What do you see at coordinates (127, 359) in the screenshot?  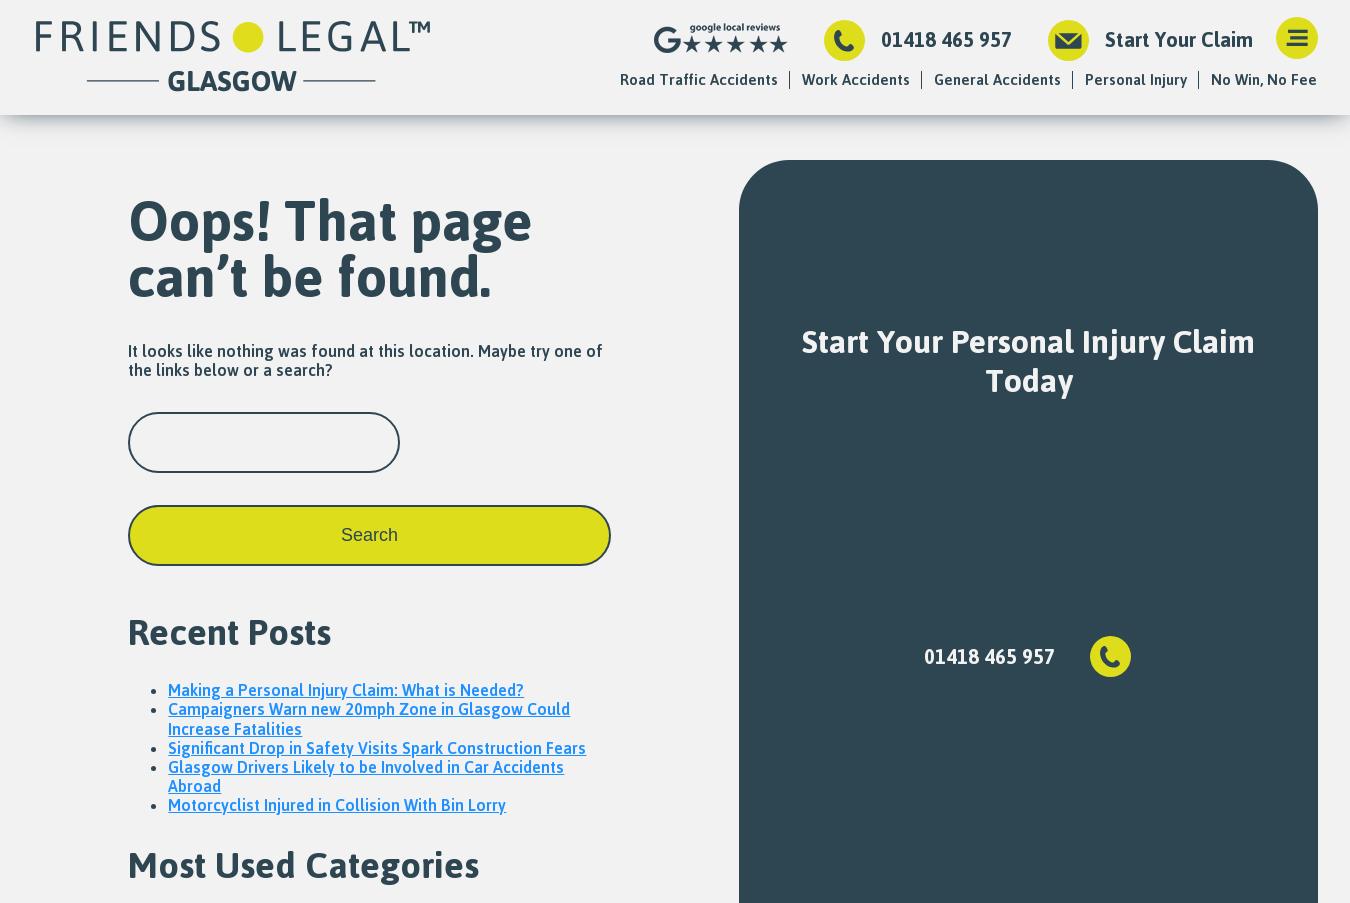 I see `'It looks like nothing was found at this location. Maybe try one of the links below or a search?'` at bounding box center [127, 359].